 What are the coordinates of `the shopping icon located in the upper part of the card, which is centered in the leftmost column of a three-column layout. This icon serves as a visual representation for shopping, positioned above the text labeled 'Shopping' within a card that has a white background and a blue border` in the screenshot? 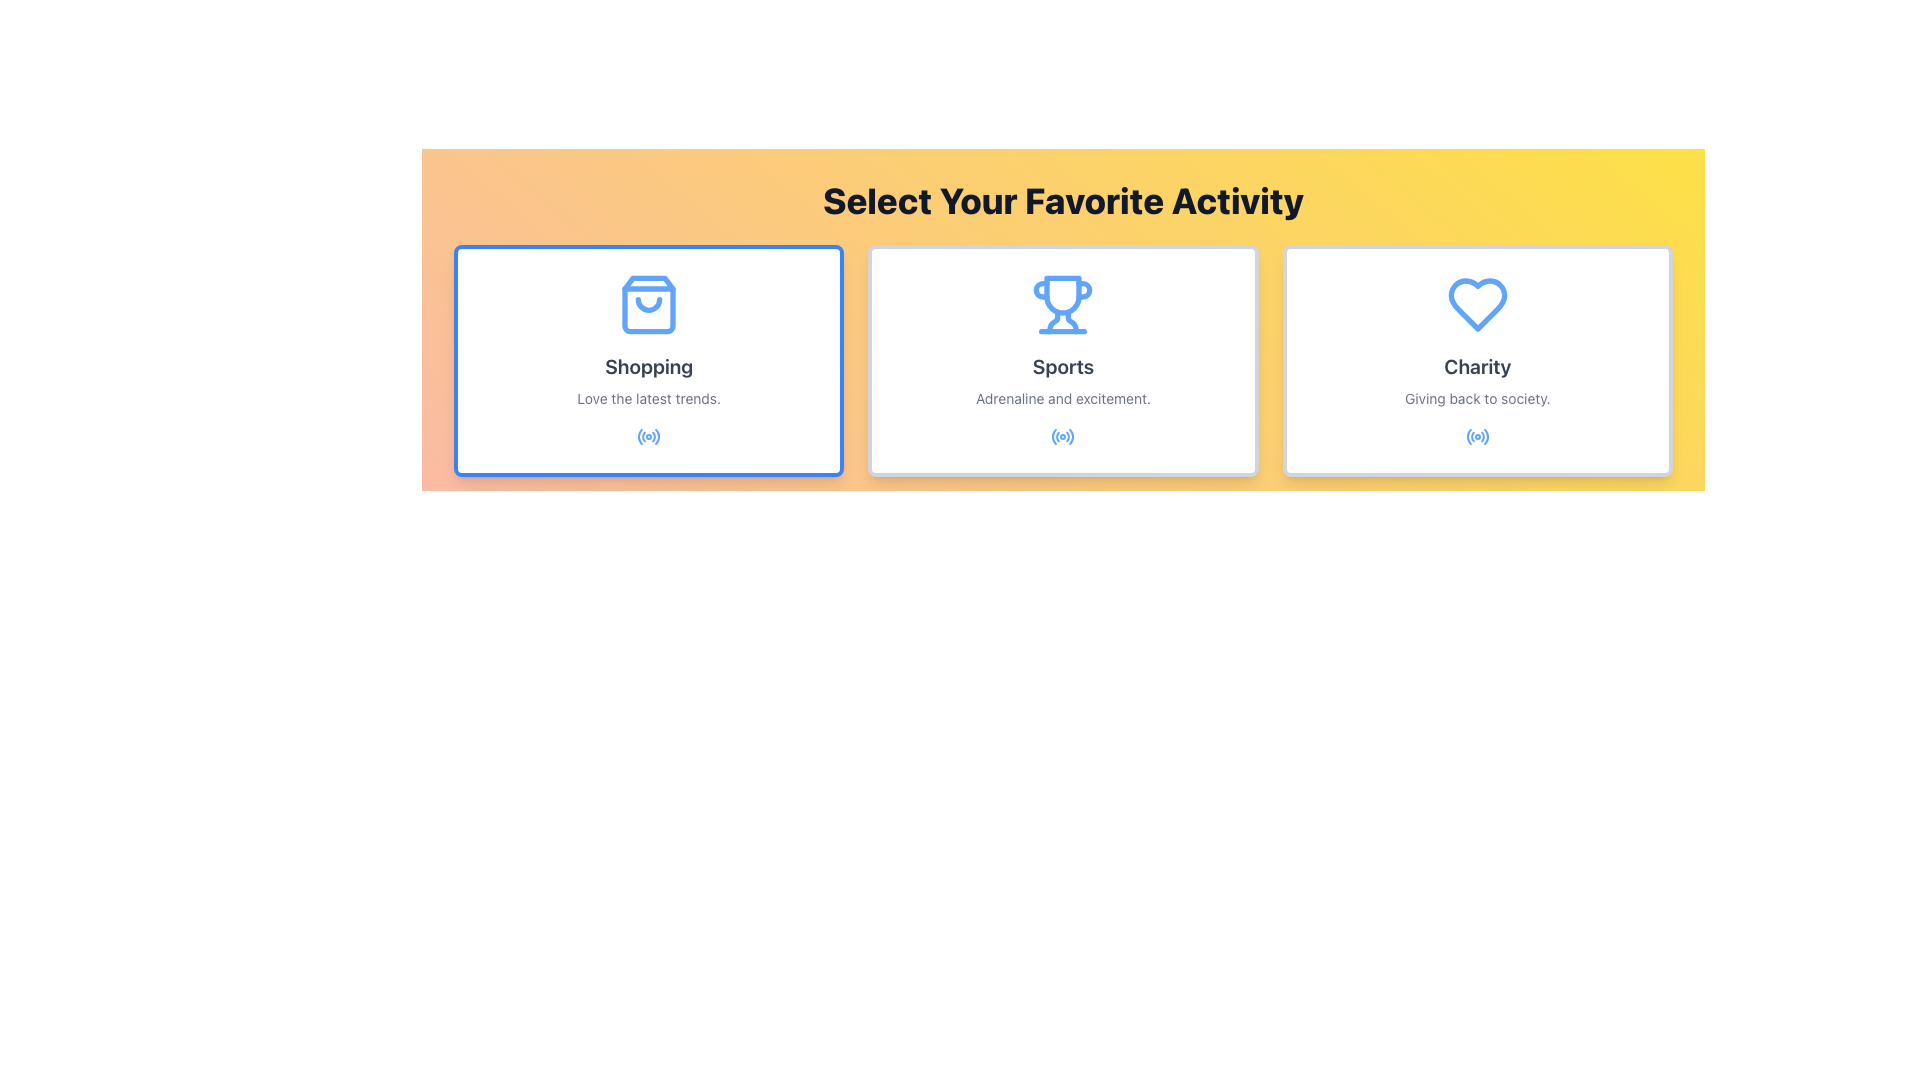 It's located at (649, 304).